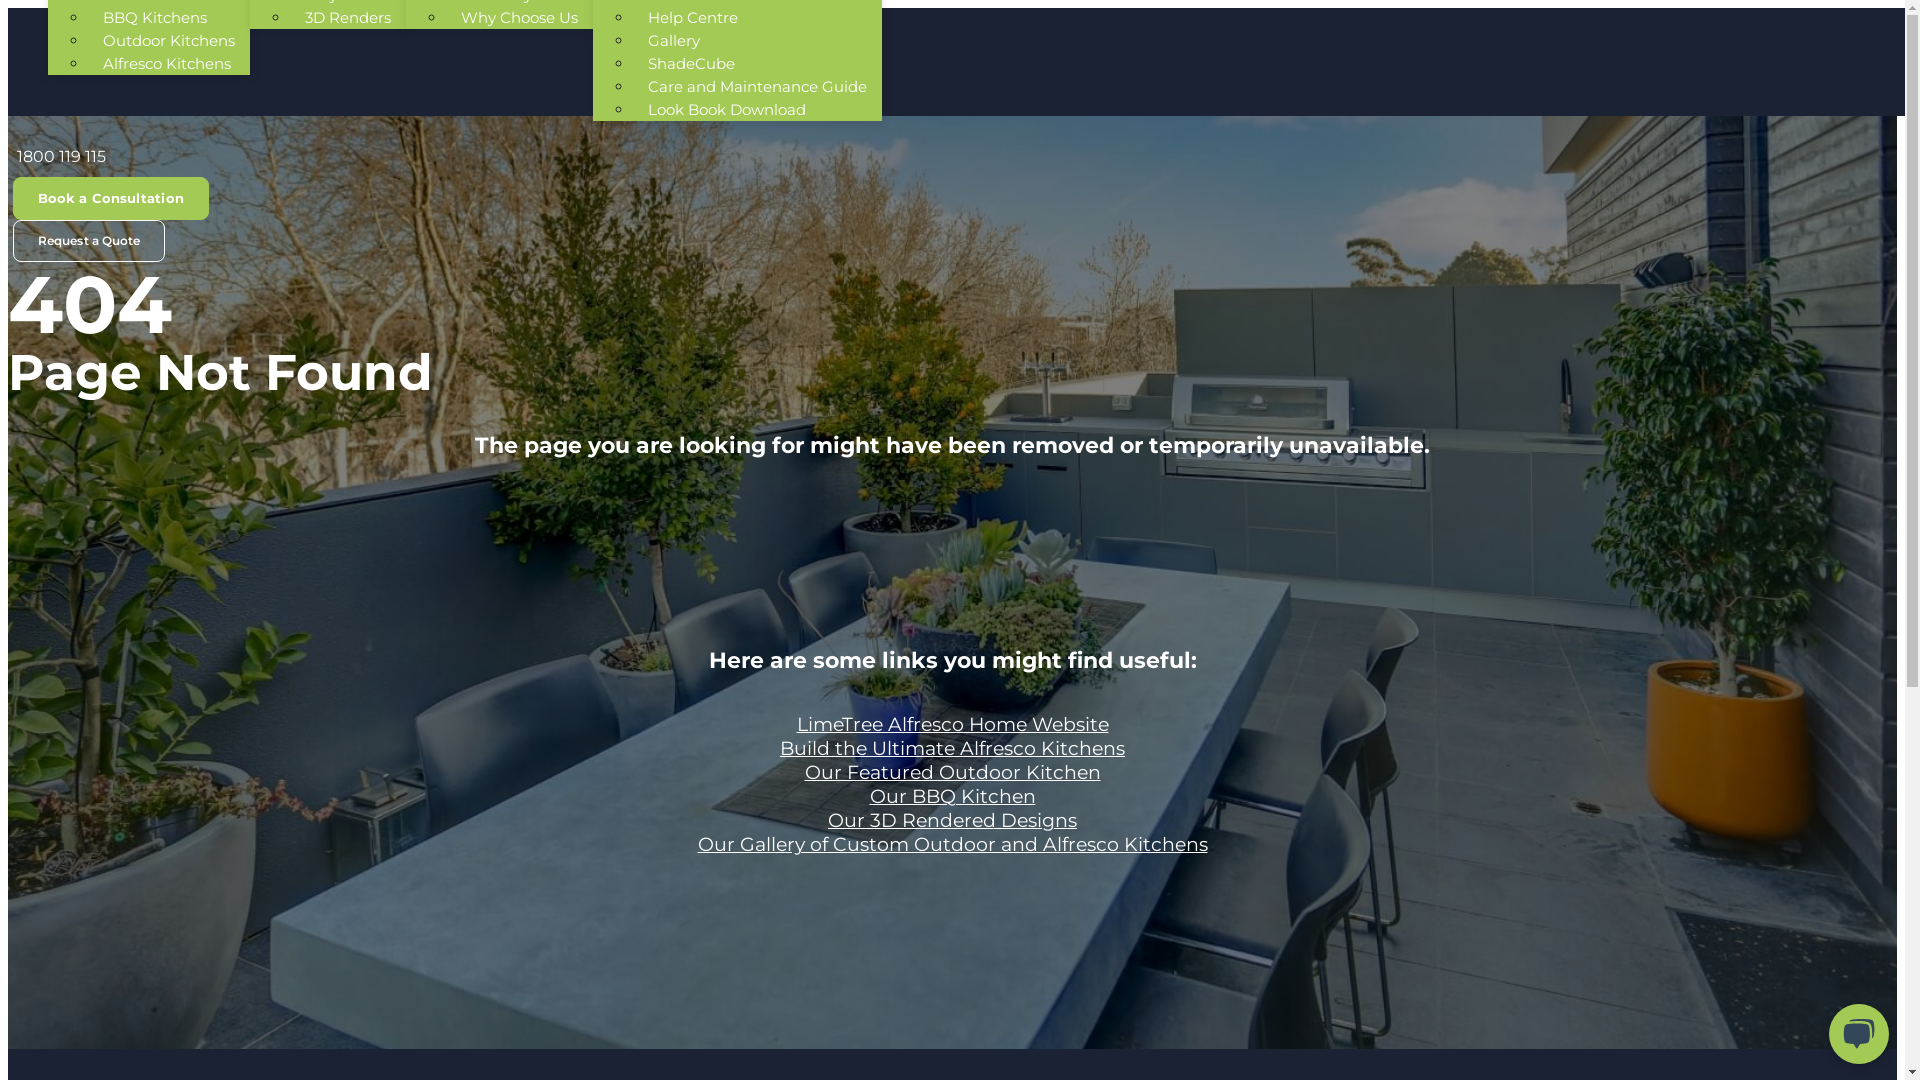 Image resolution: width=1920 pixels, height=1080 pixels. Describe the element at coordinates (59, 155) in the screenshot. I see `' 1800 119 115'` at that location.